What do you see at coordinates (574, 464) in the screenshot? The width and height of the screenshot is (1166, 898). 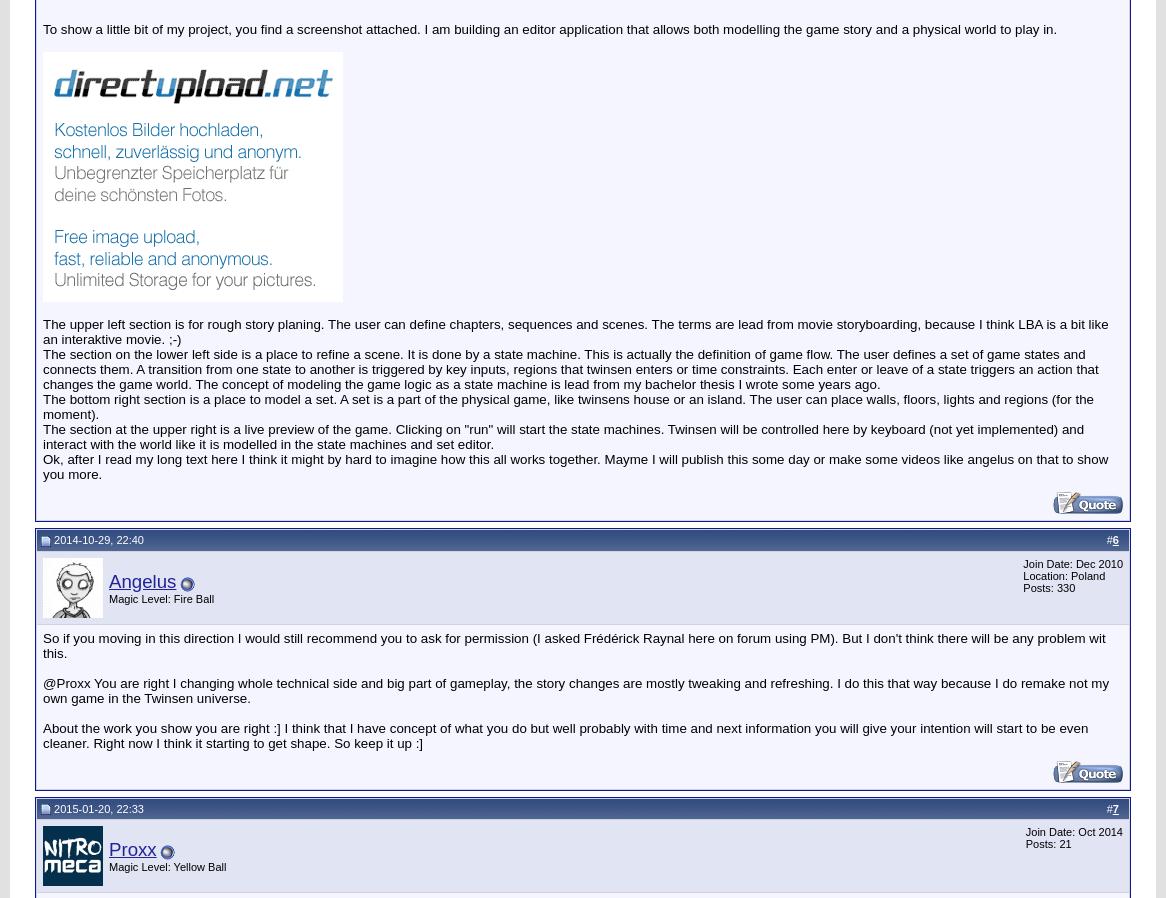 I see `'Ok, after I read my long text here I think it might by hard to imagine how this all works together. Mayme I will publish this some day or make some videos like angelus on that to show you more.'` at bounding box center [574, 464].